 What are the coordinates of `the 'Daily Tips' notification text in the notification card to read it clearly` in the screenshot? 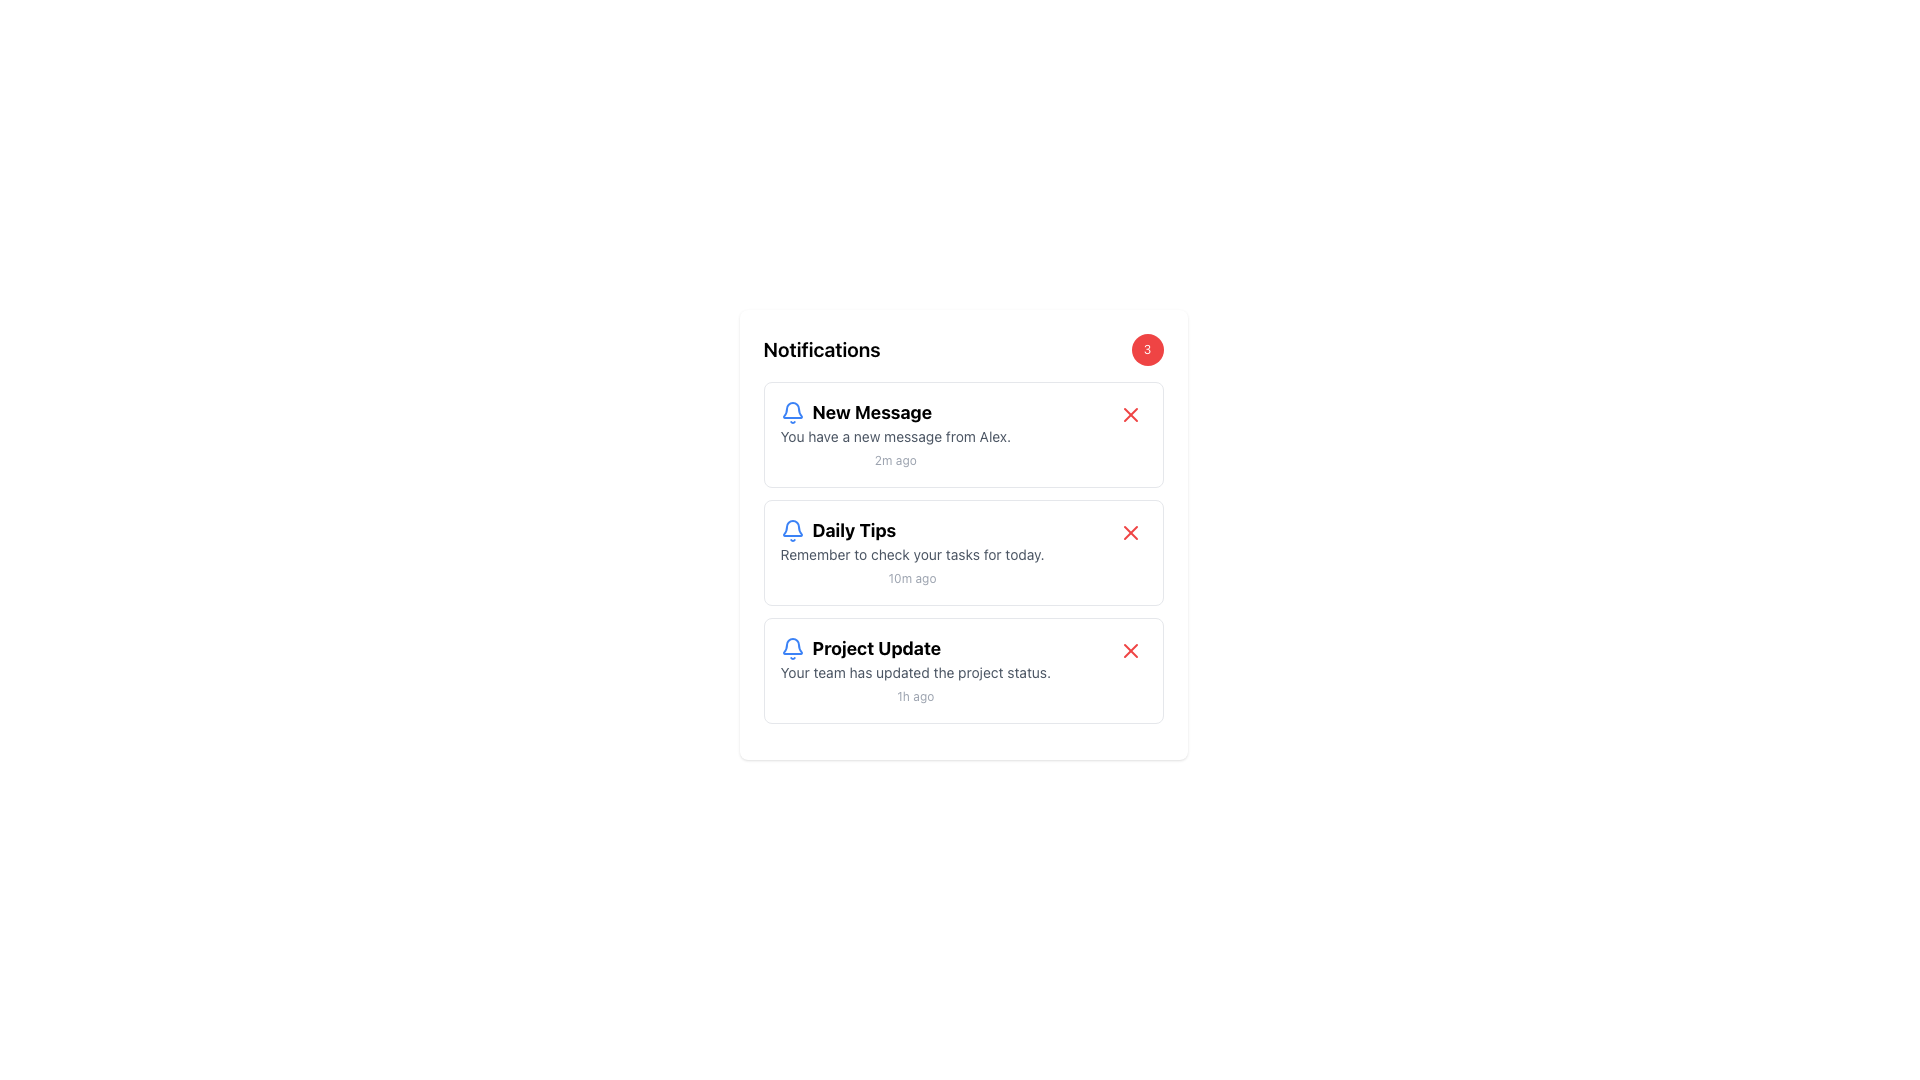 It's located at (963, 552).